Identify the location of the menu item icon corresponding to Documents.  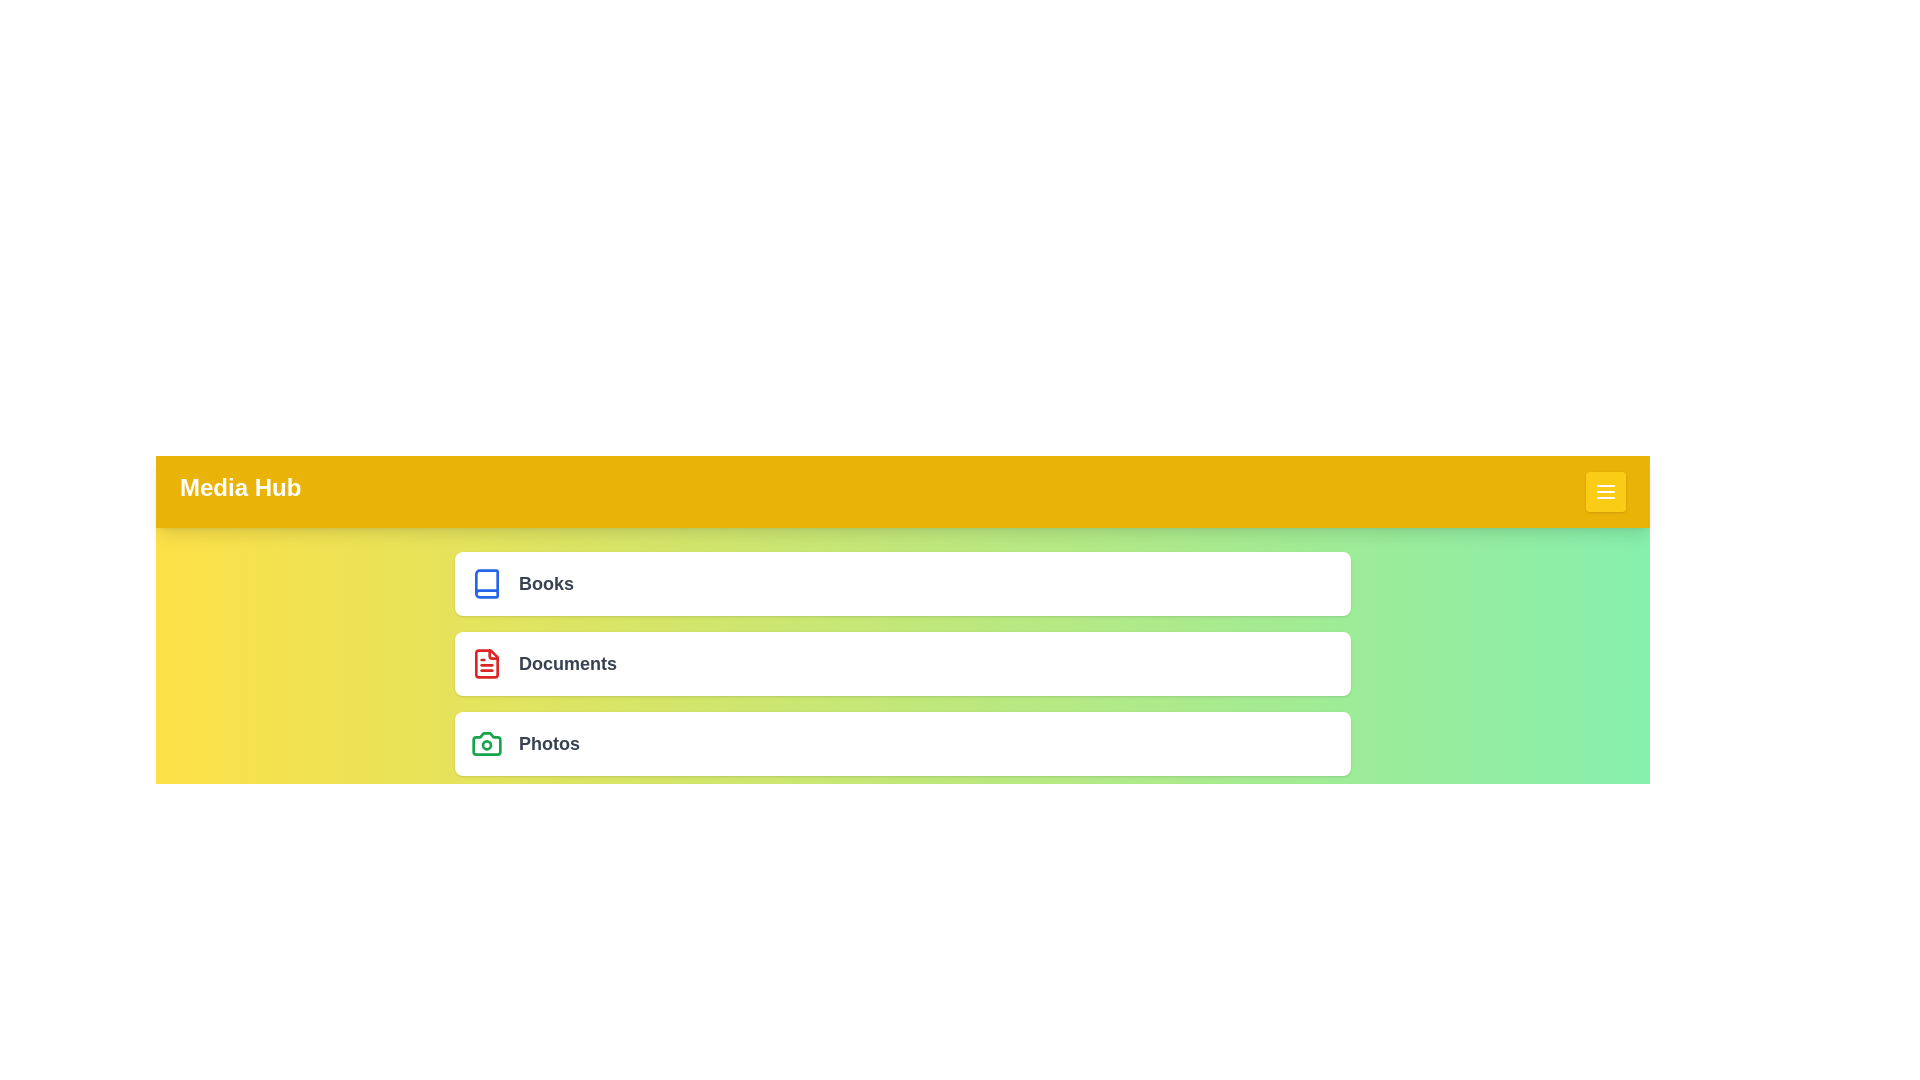
(486, 663).